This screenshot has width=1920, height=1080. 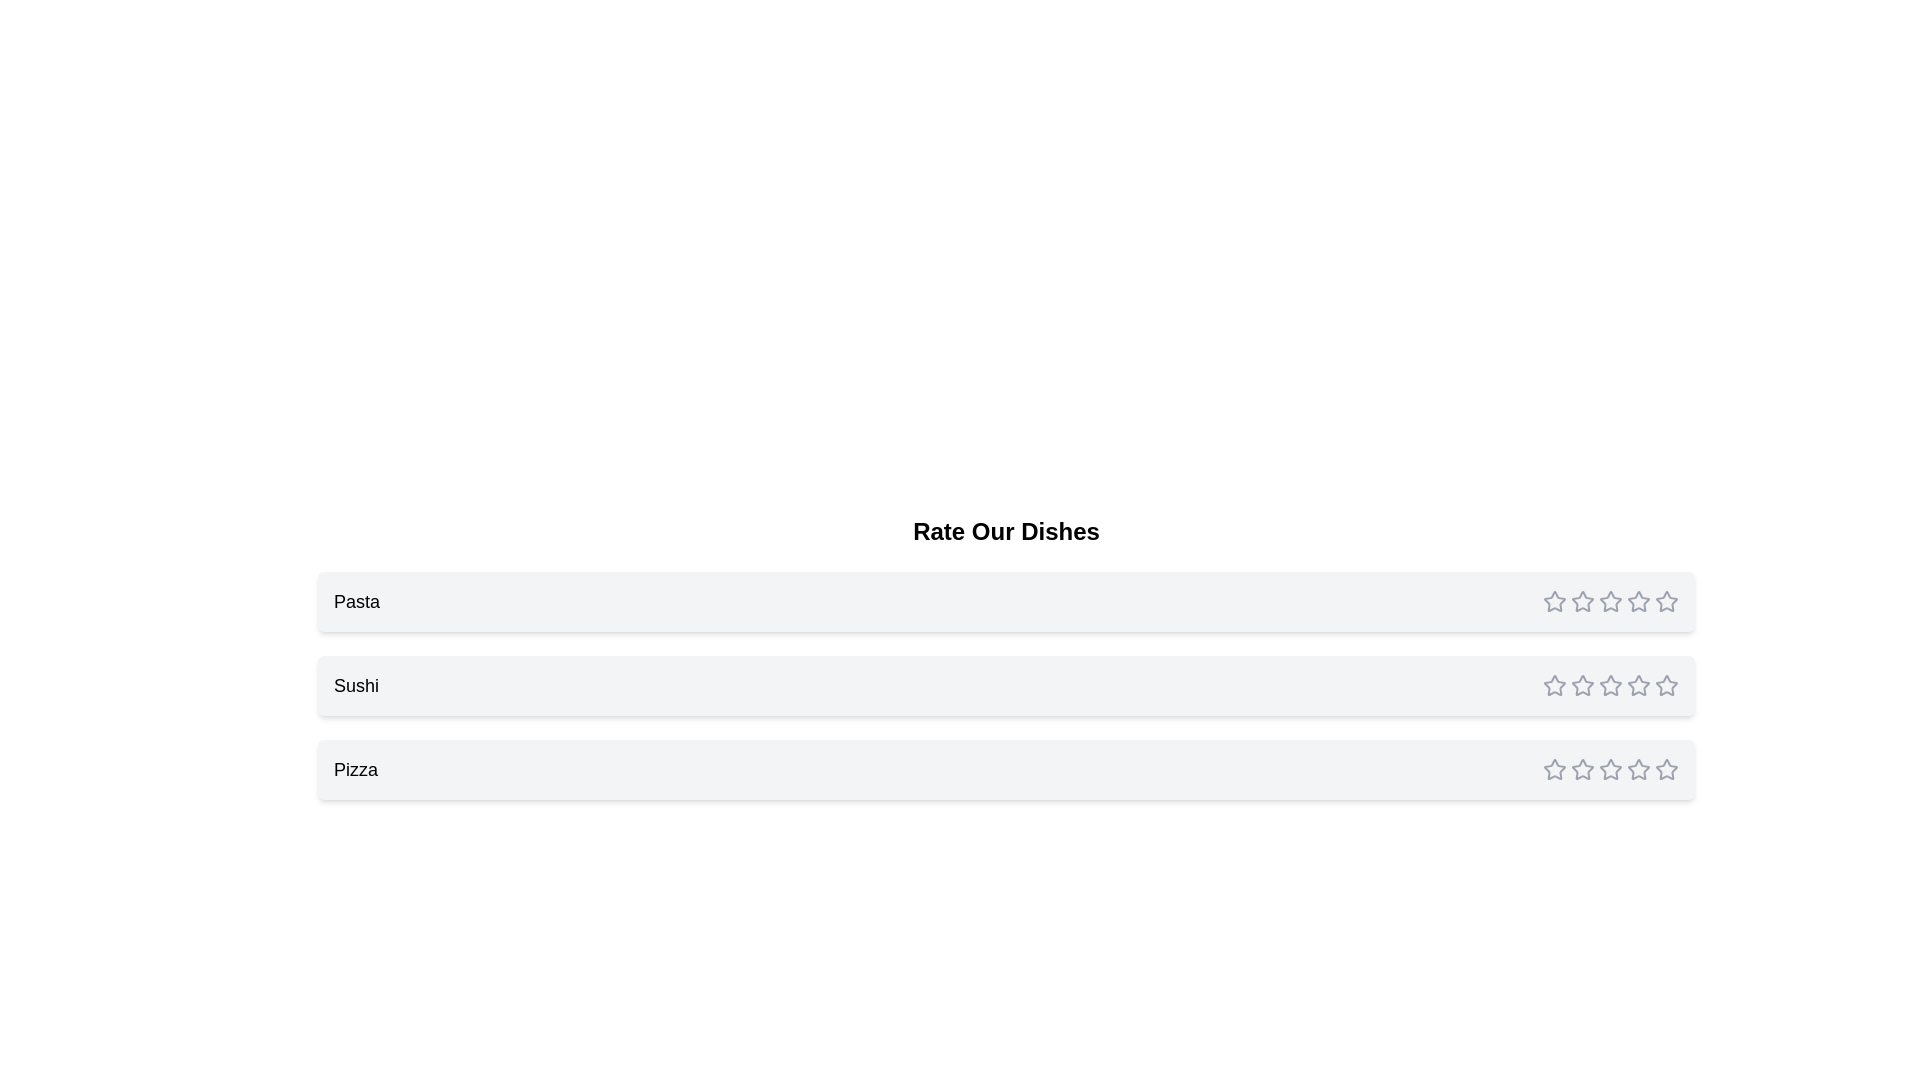 I want to click on the second star icon in the rating row for the 'Pasta' section, so click(x=1611, y=600).